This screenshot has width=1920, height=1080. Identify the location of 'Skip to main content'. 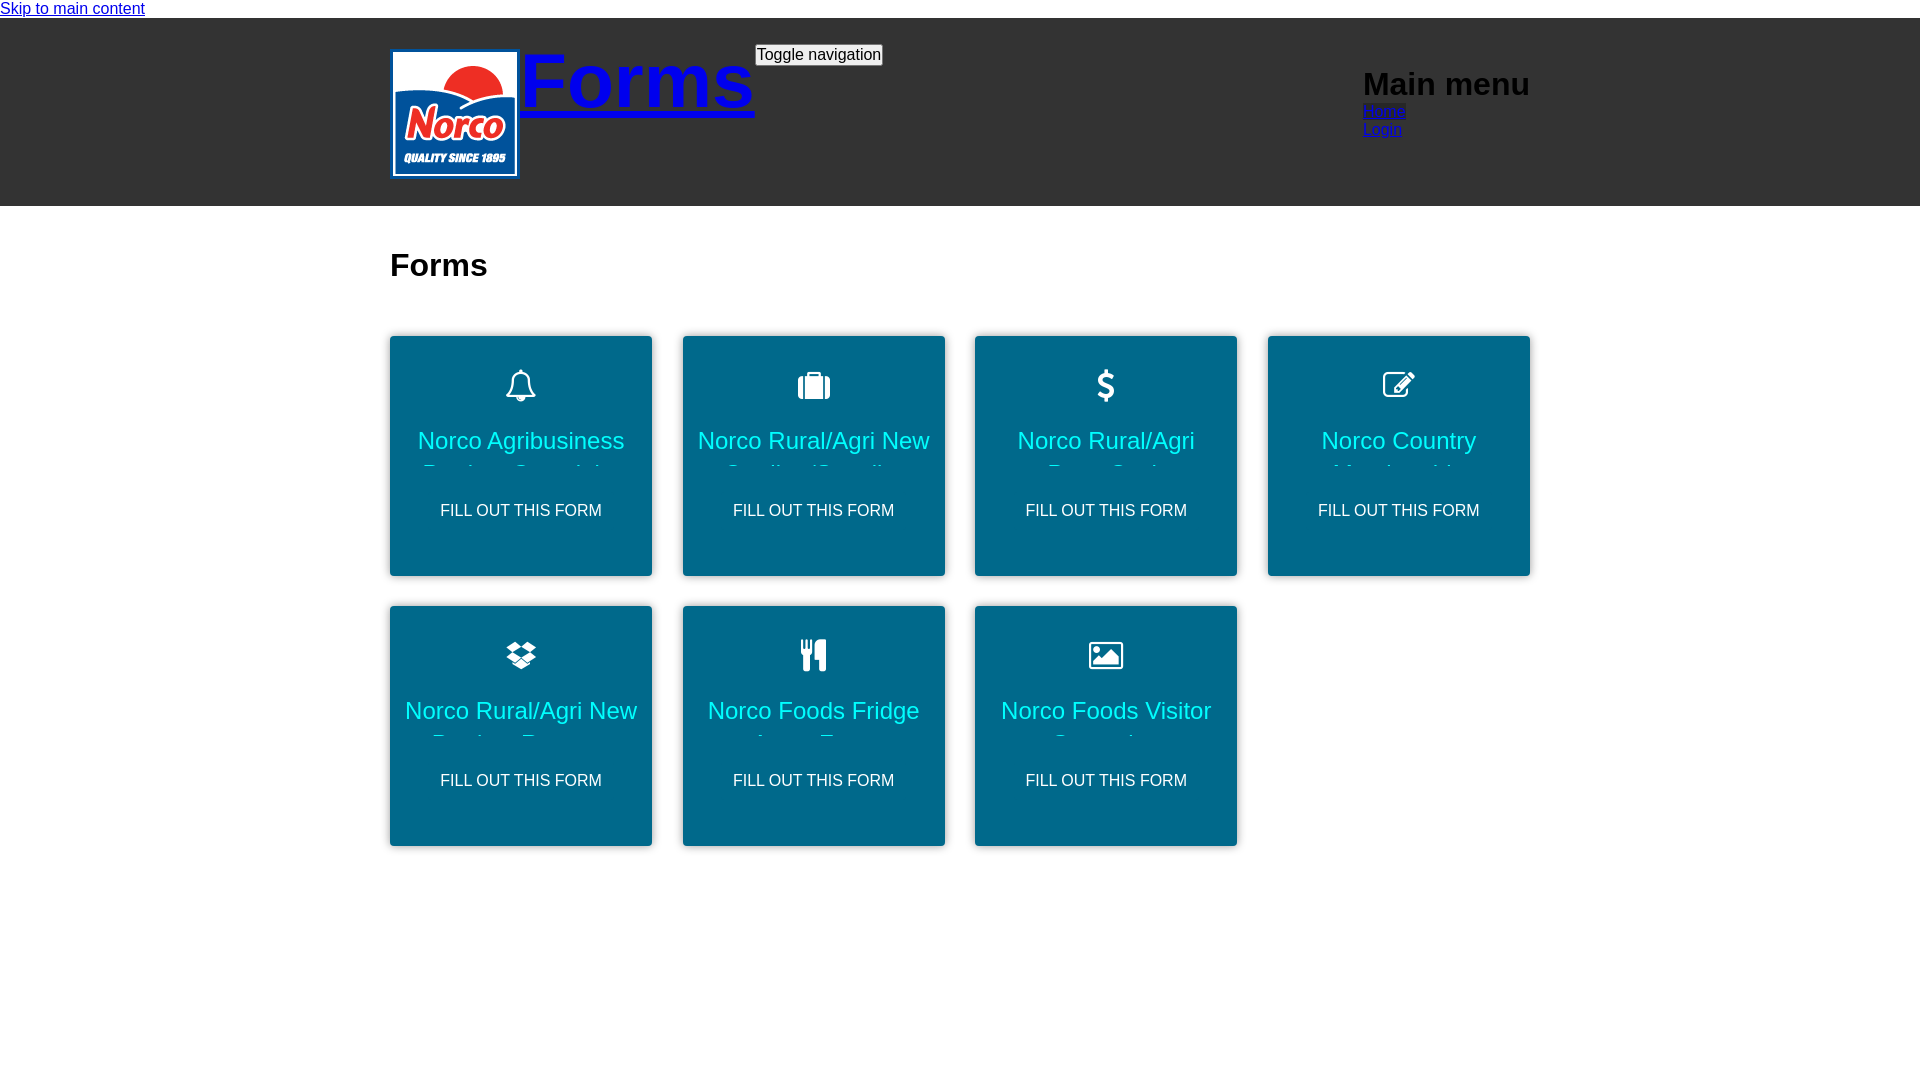
(72, 8).